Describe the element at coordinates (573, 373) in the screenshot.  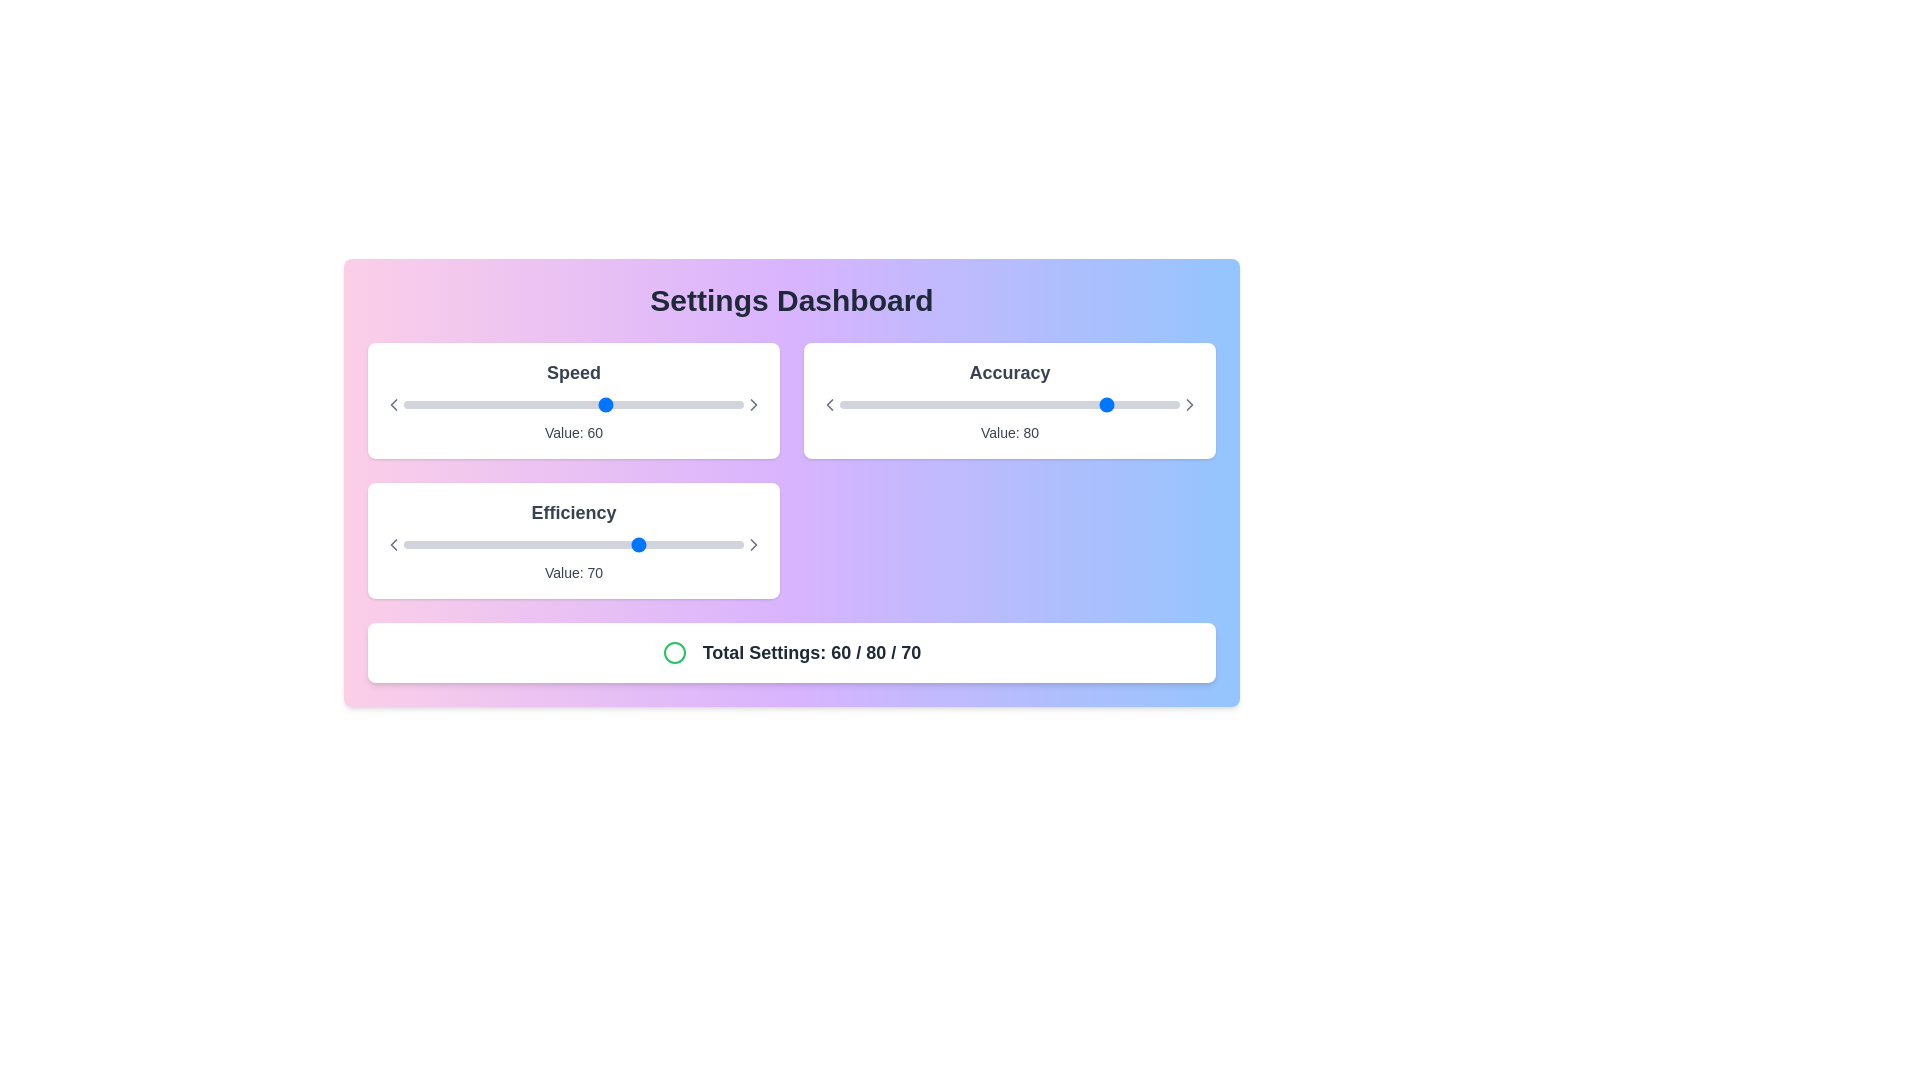
I see `the label that describes the functionality of the adjacent slider for 'Speed', which is positioned above the slider control displaying the current value of 60` at that location.